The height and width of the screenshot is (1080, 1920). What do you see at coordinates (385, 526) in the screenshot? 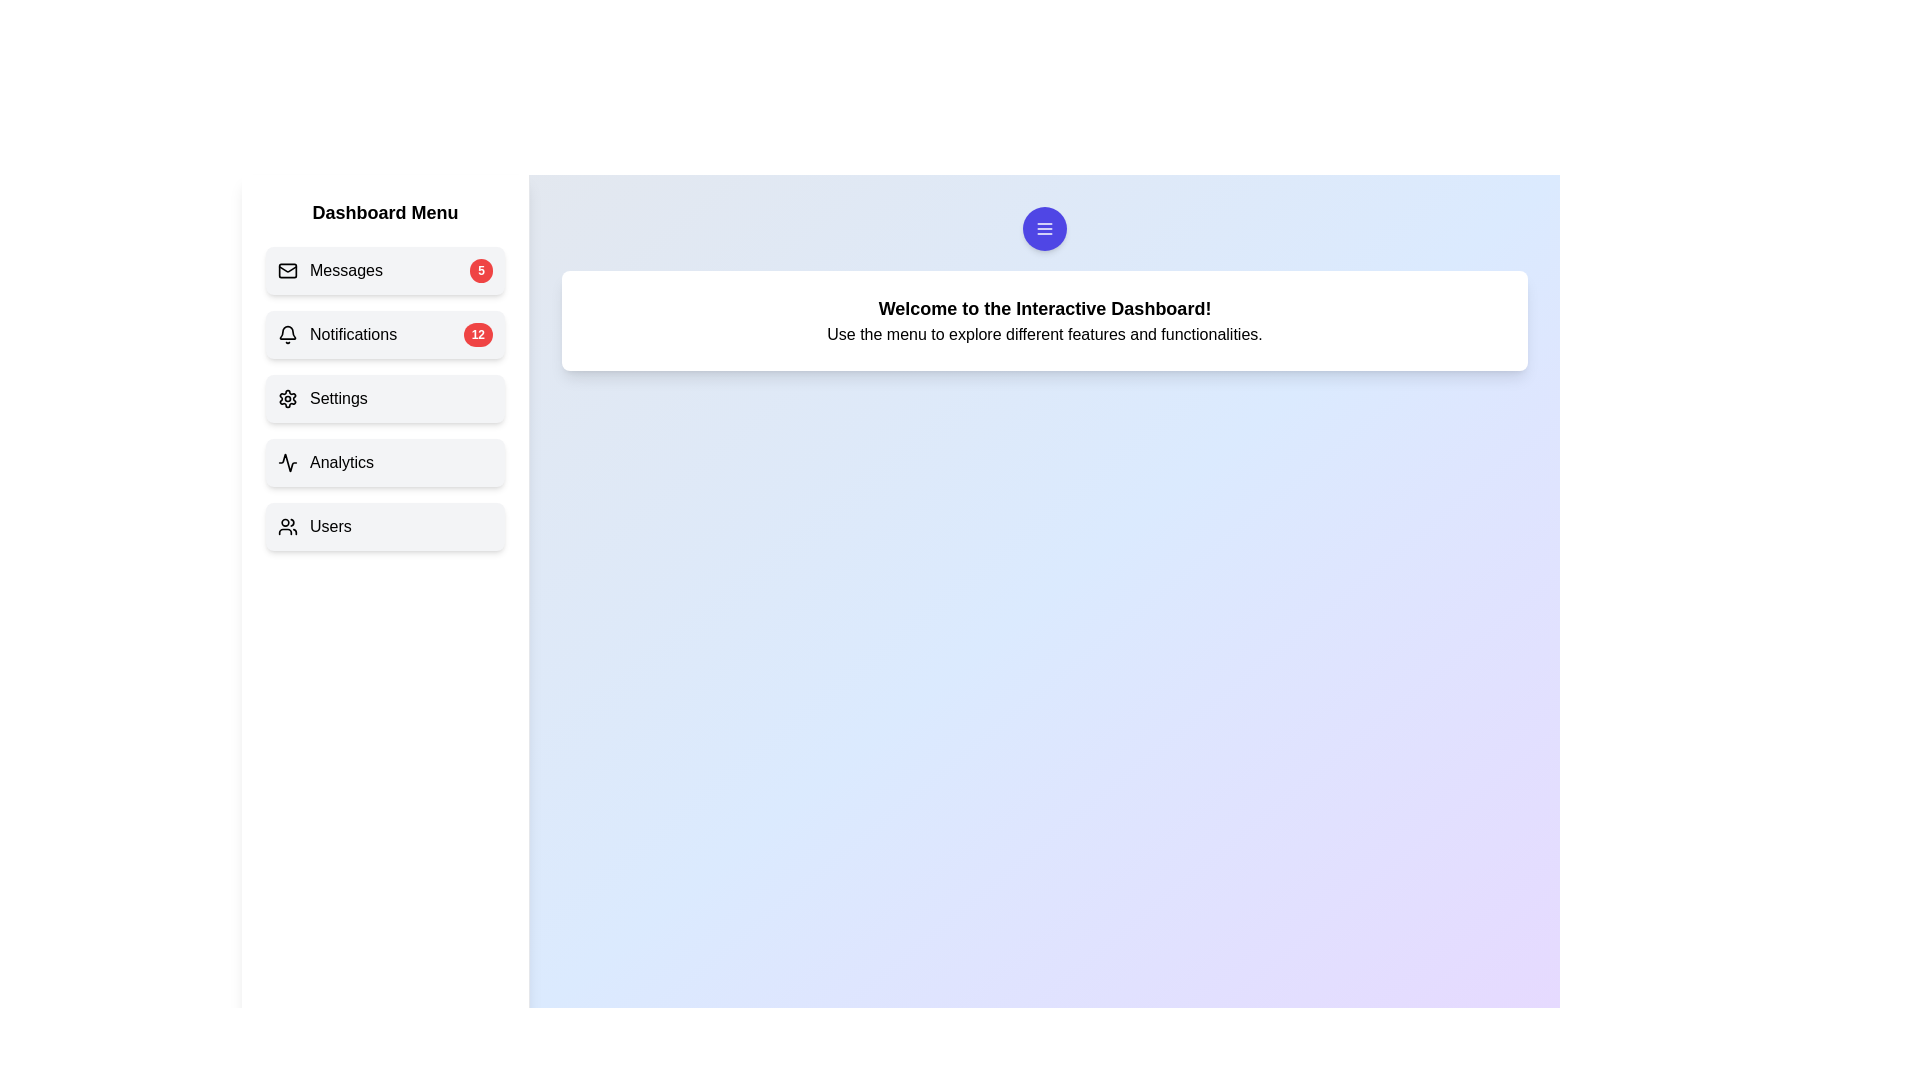
I see `the menu item Users to navigate to its respective section` at bounding box center [385, 526].